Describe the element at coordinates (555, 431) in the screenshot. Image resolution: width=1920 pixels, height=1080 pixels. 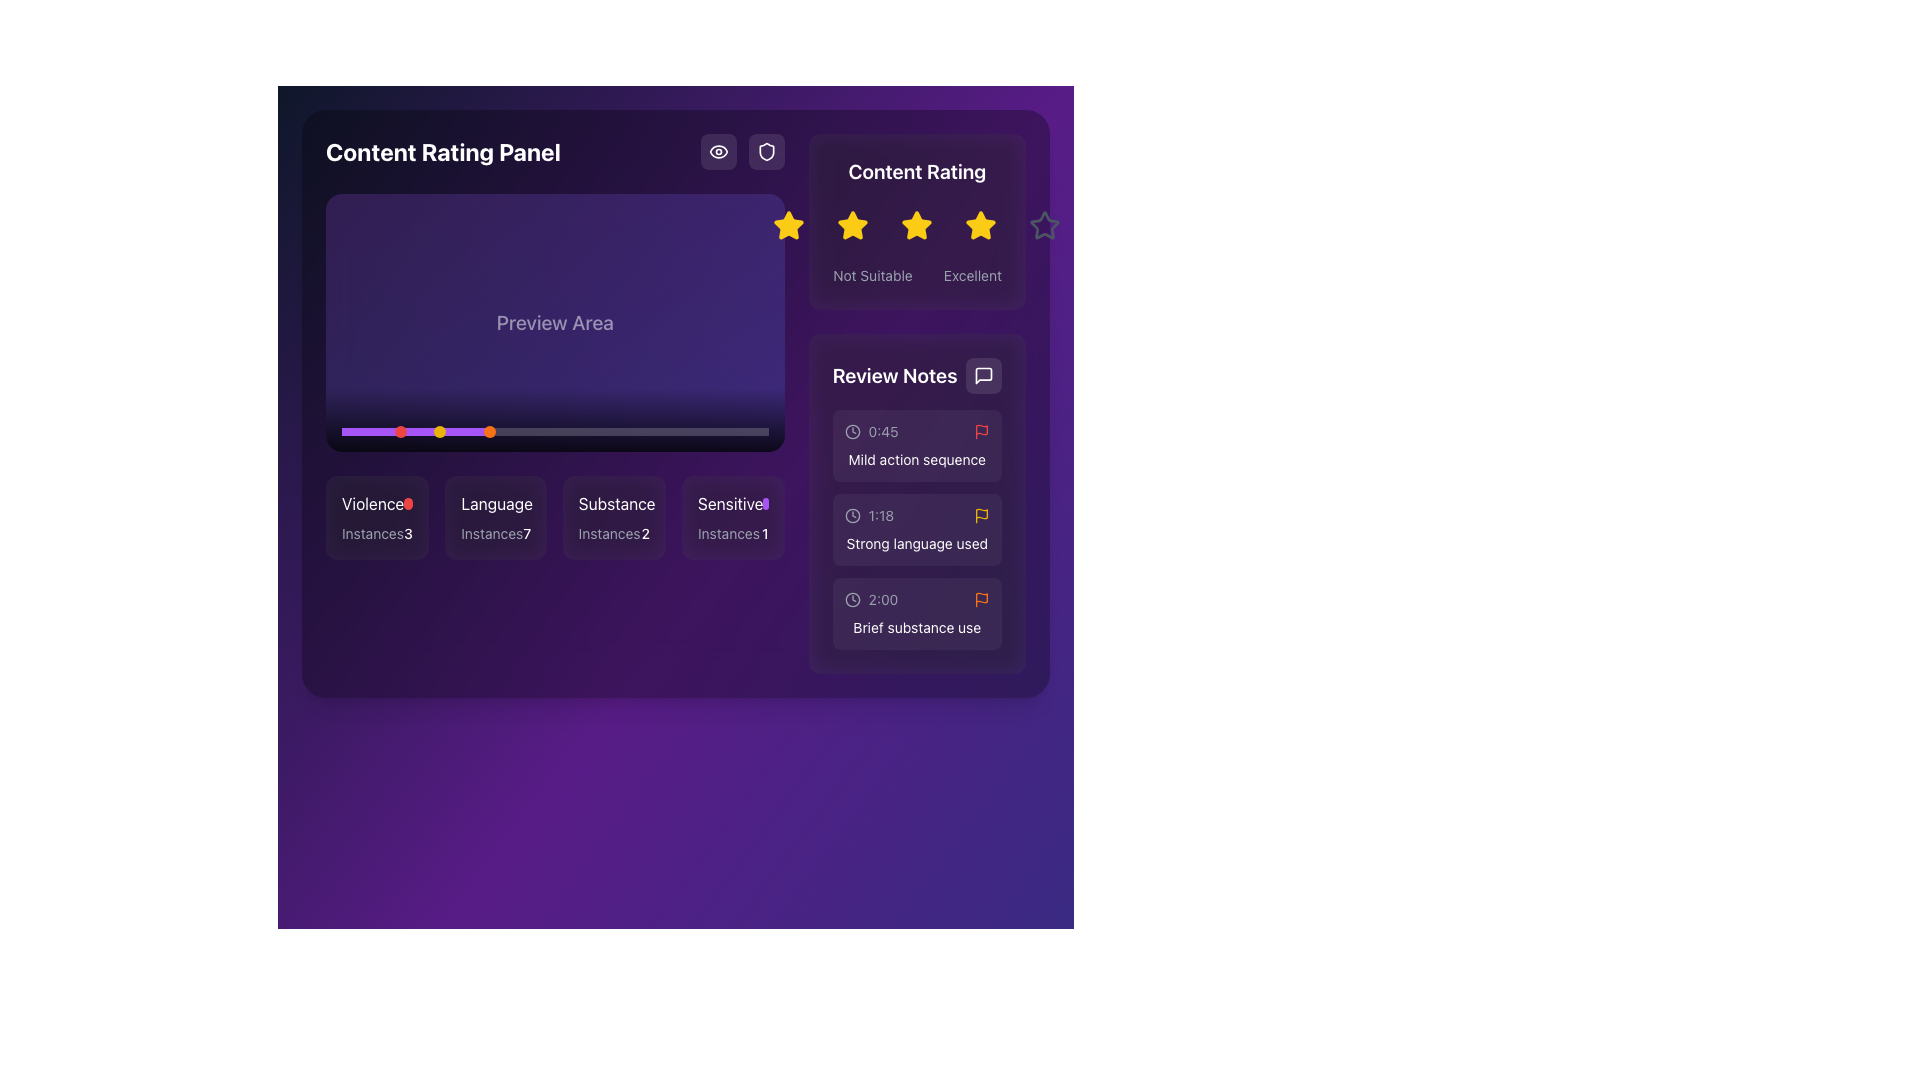
I see `the Progress bar or timeline located beneath the 'Preview Area', characterized by a thin horizontal design with a semi-transparent light overlay and rounded color-filled markers` at that location.